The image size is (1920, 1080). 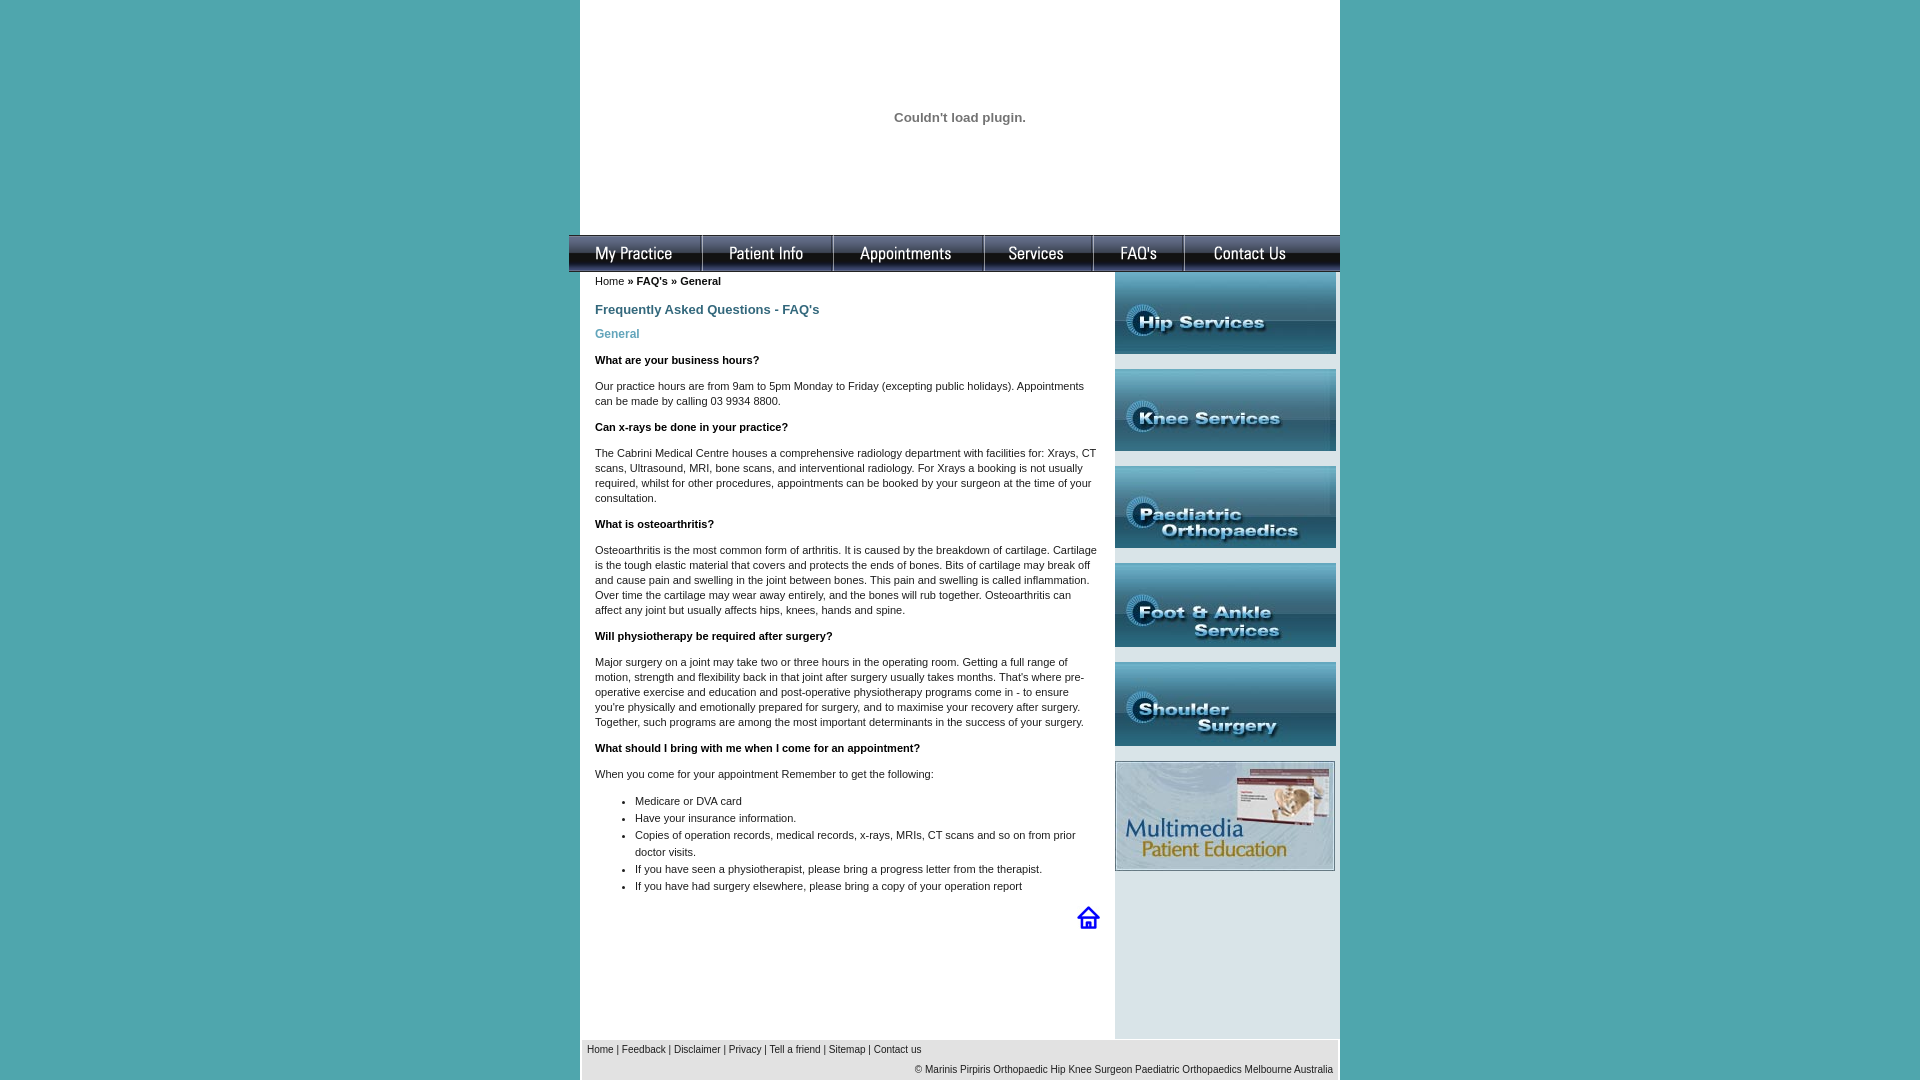 I want to click on 'Sitemap', so click(x=847, y=1048).